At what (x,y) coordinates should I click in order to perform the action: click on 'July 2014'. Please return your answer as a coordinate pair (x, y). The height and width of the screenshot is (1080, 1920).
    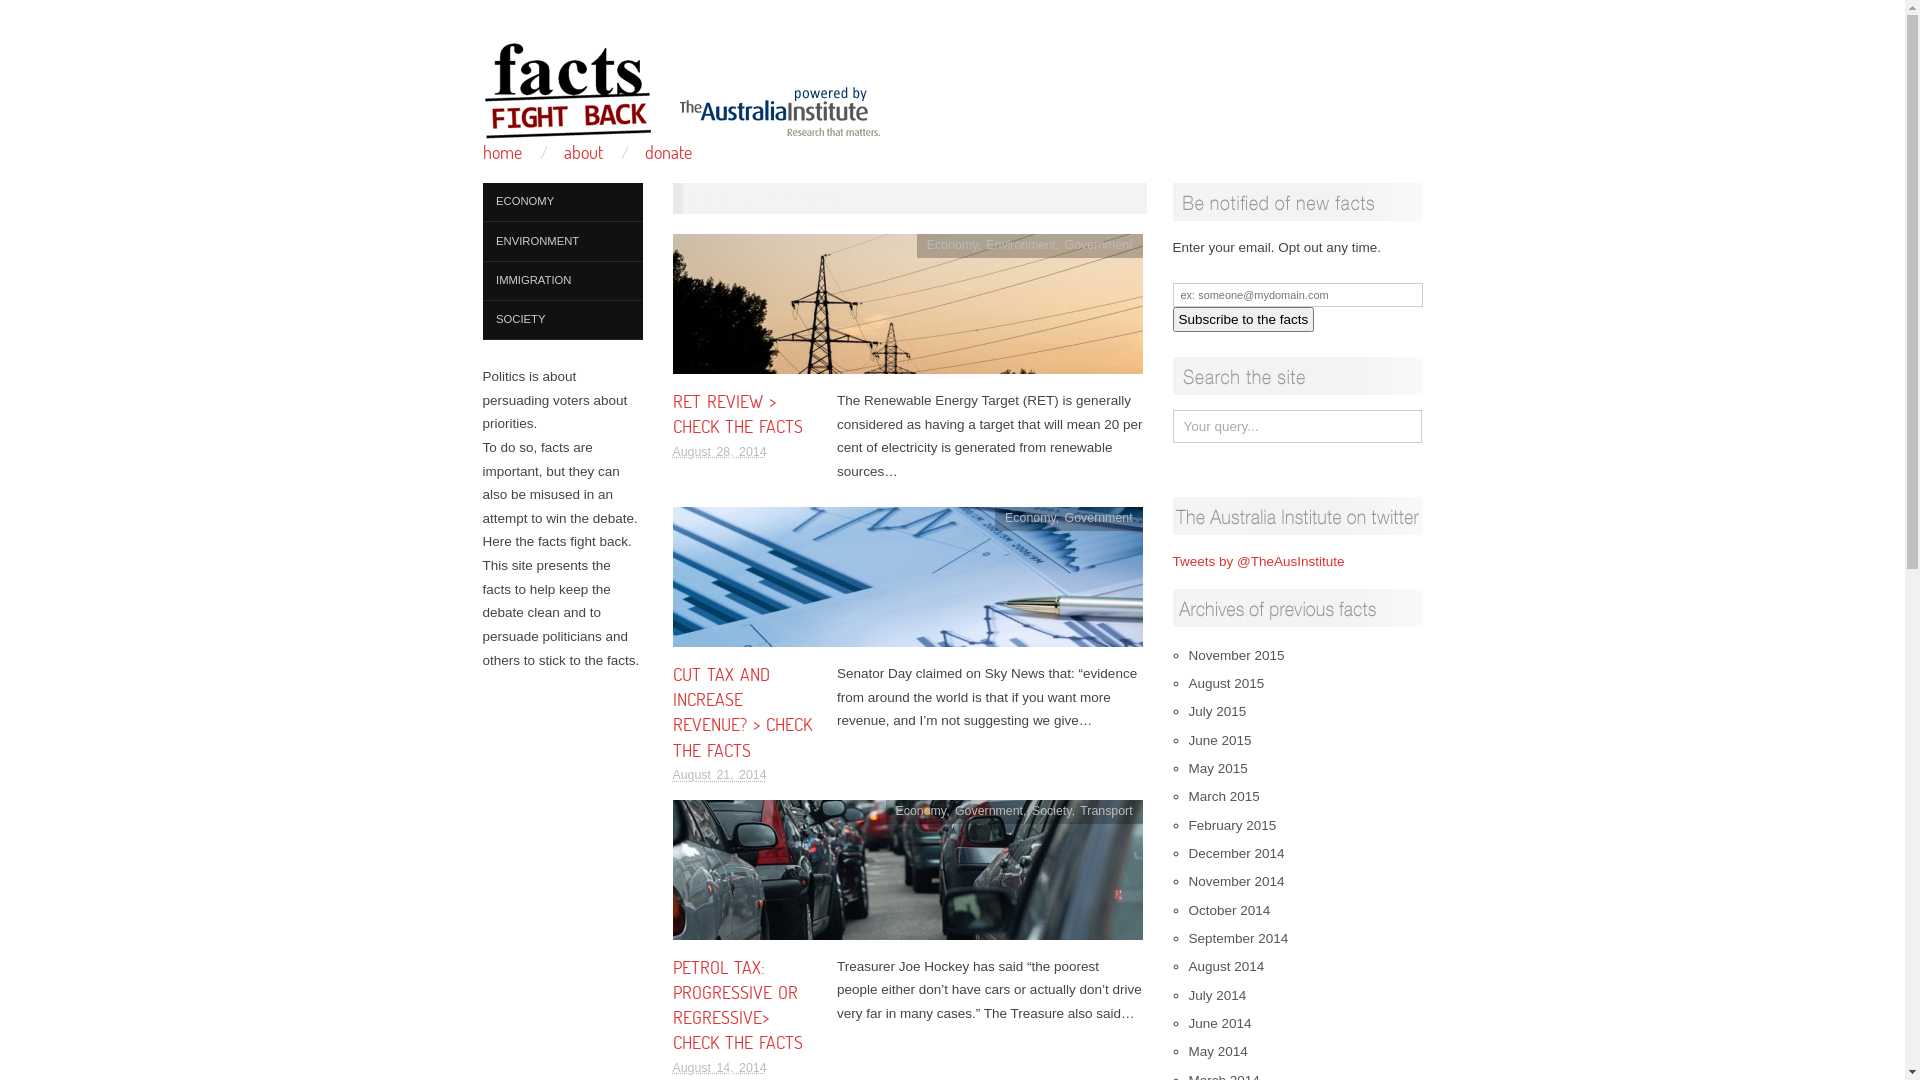
    Looking at the image, I should click on (1216, 995).